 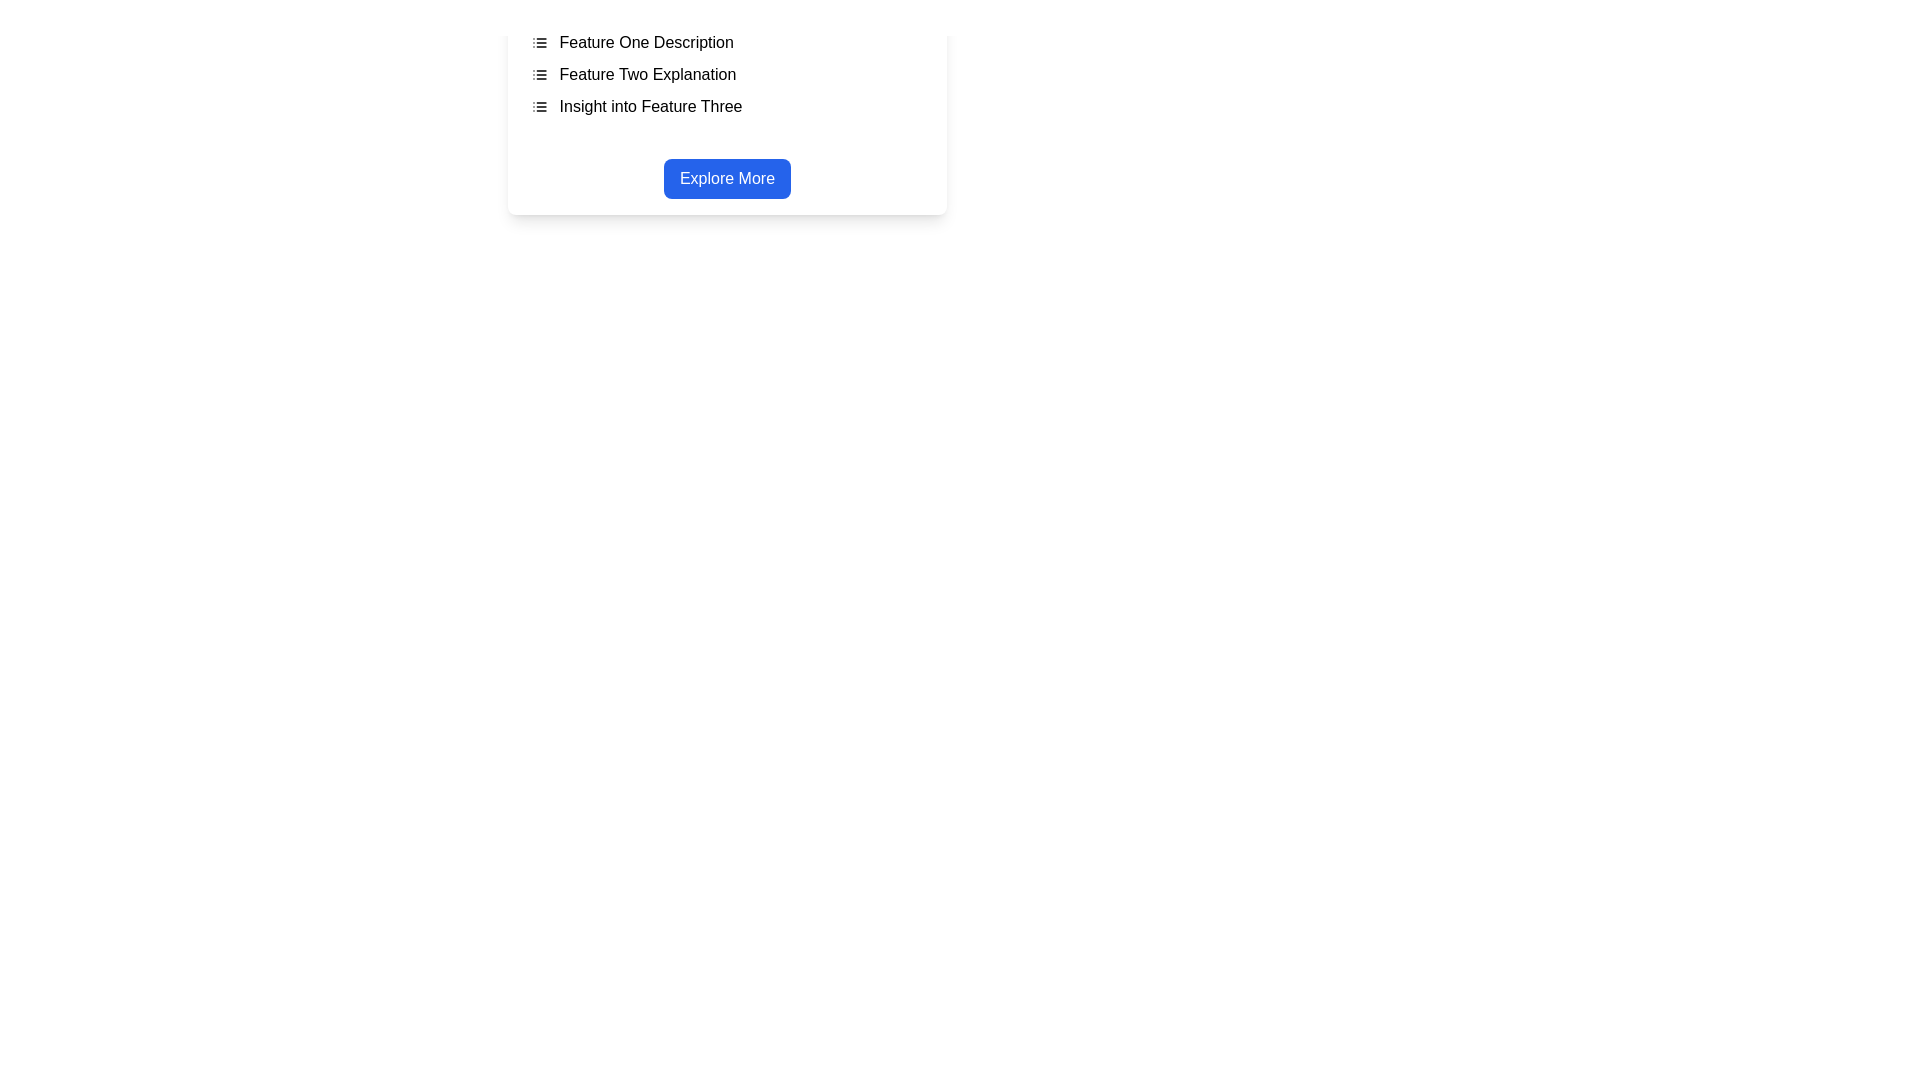 What do you see at coordinates (726, 73) in the screenshot?
I see `the second list item element, which is positioned between 'Feature One Description' and 'Insight into Feature Three'` at bounding box center [726, 73].